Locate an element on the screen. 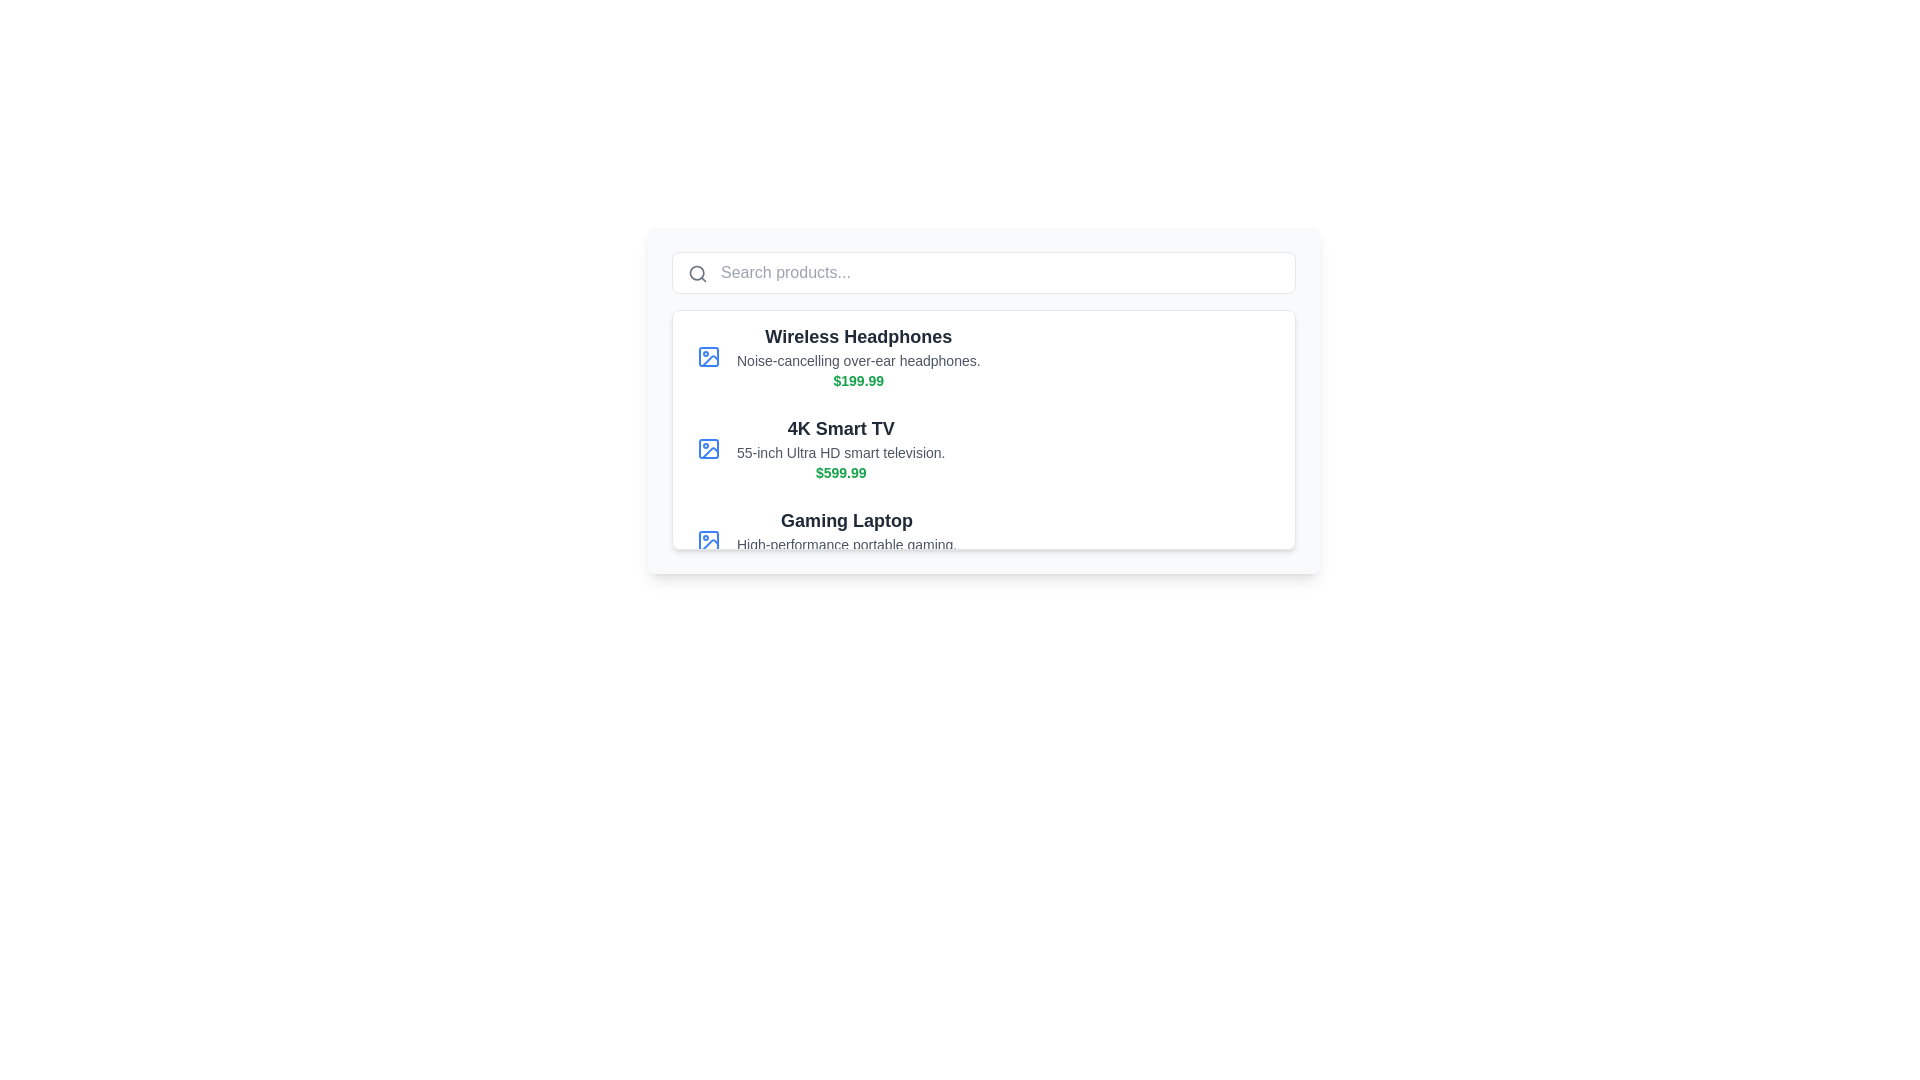 This screenshot has height=1080, width=1920. text label that displays the cost of the product located under the description '55-inch Ultra HD smart television.' is located at coordinates (841, 473).